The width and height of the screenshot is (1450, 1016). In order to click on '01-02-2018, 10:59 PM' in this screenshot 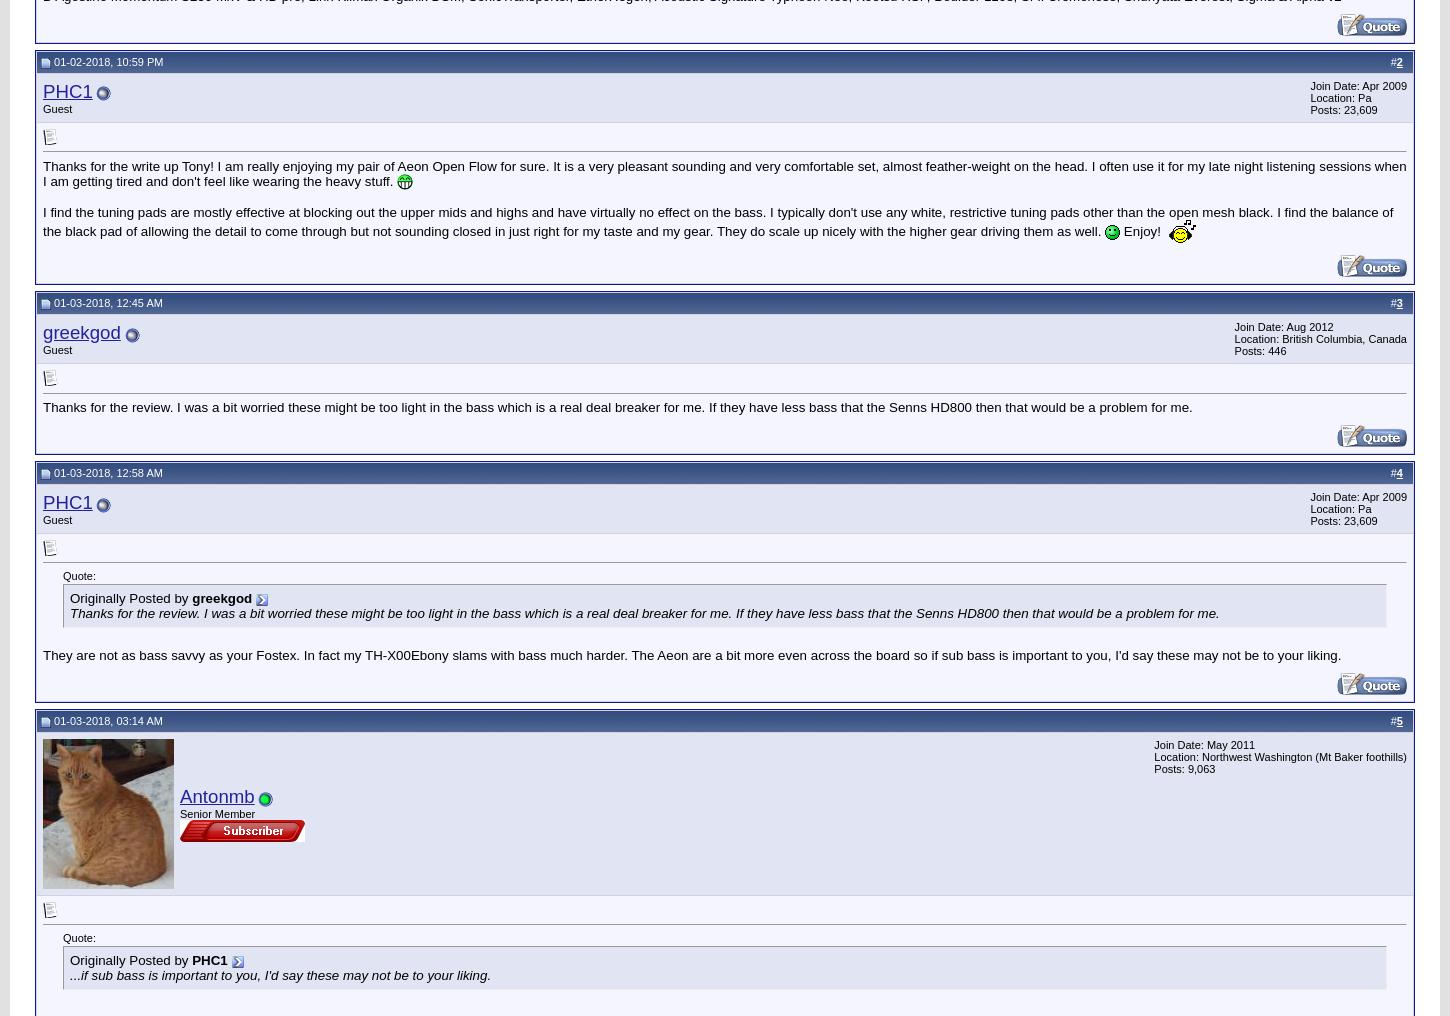, I will do `click(107, 59)`.